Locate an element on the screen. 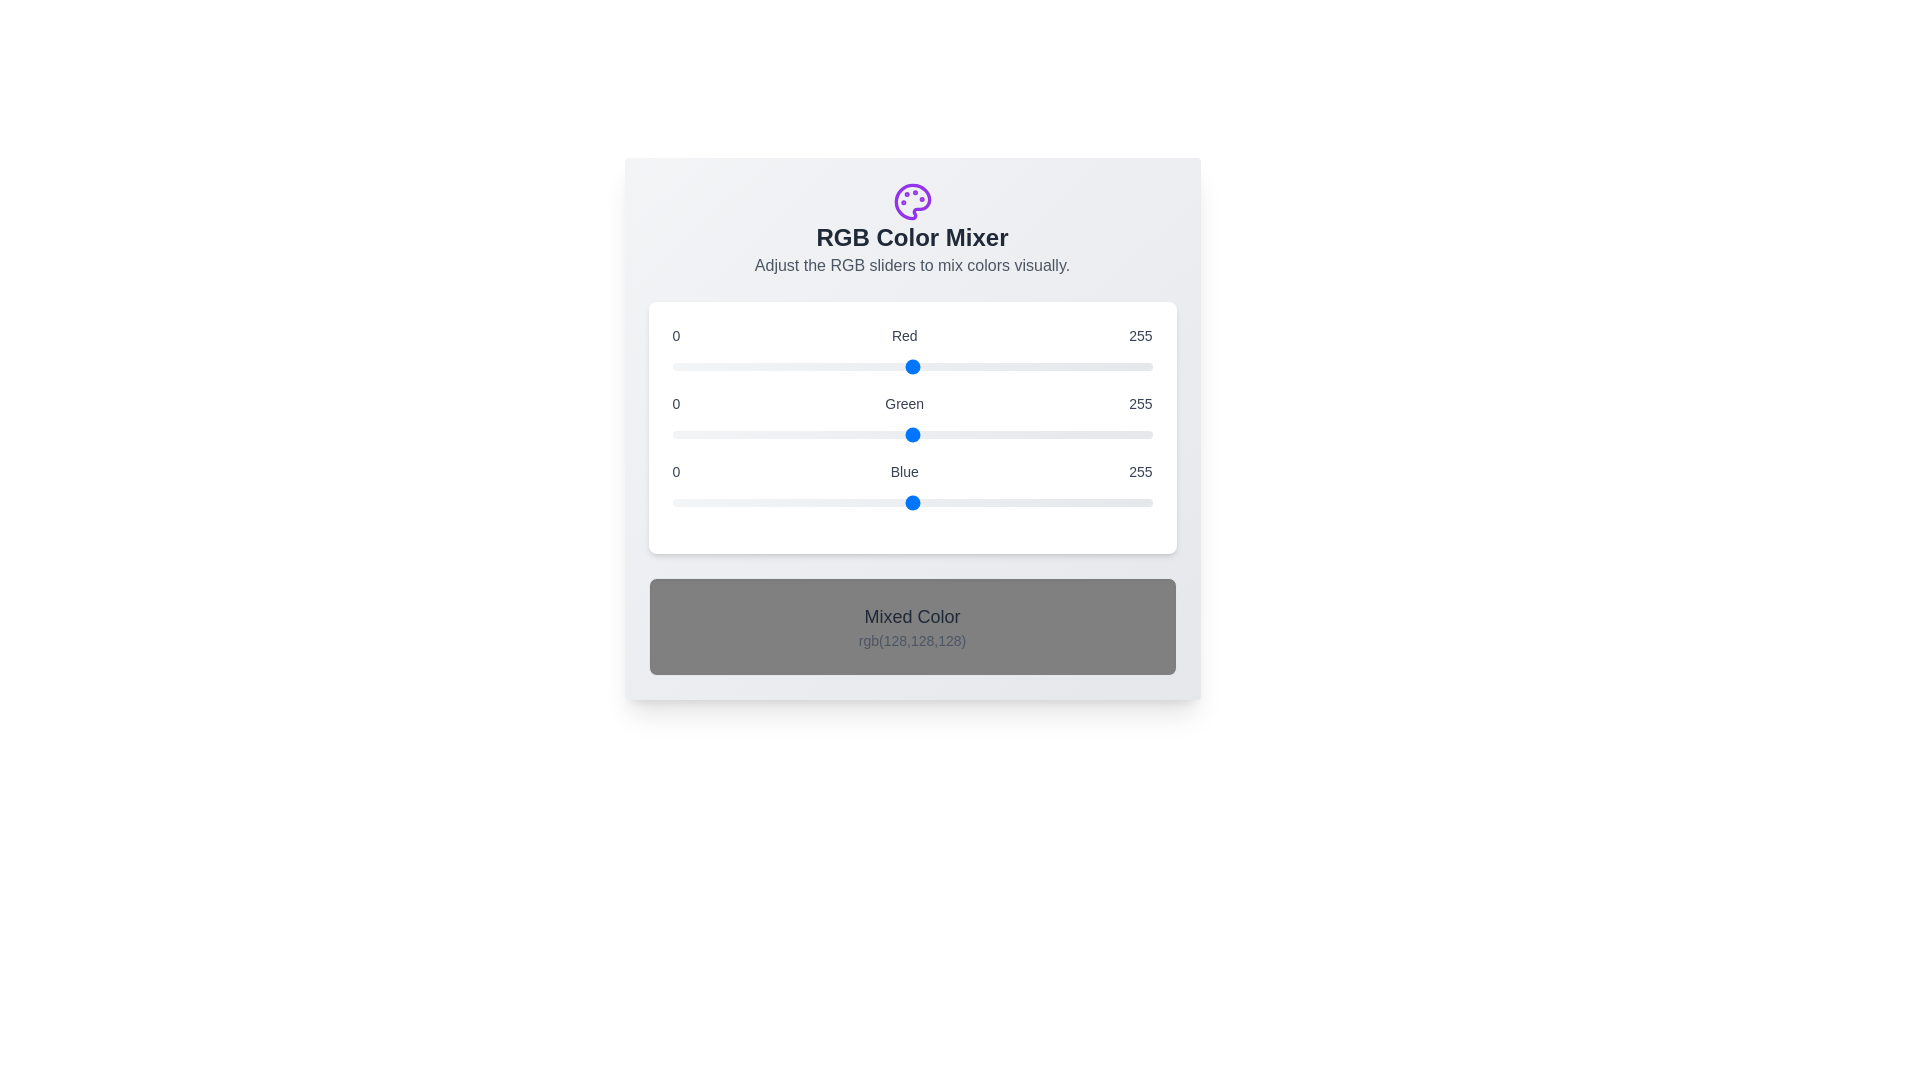 The width and height of the screenshot is (1920, 1080). the 1 slider to the value 169 to observe the resulting mixed color is located at coordinates (911, 434).